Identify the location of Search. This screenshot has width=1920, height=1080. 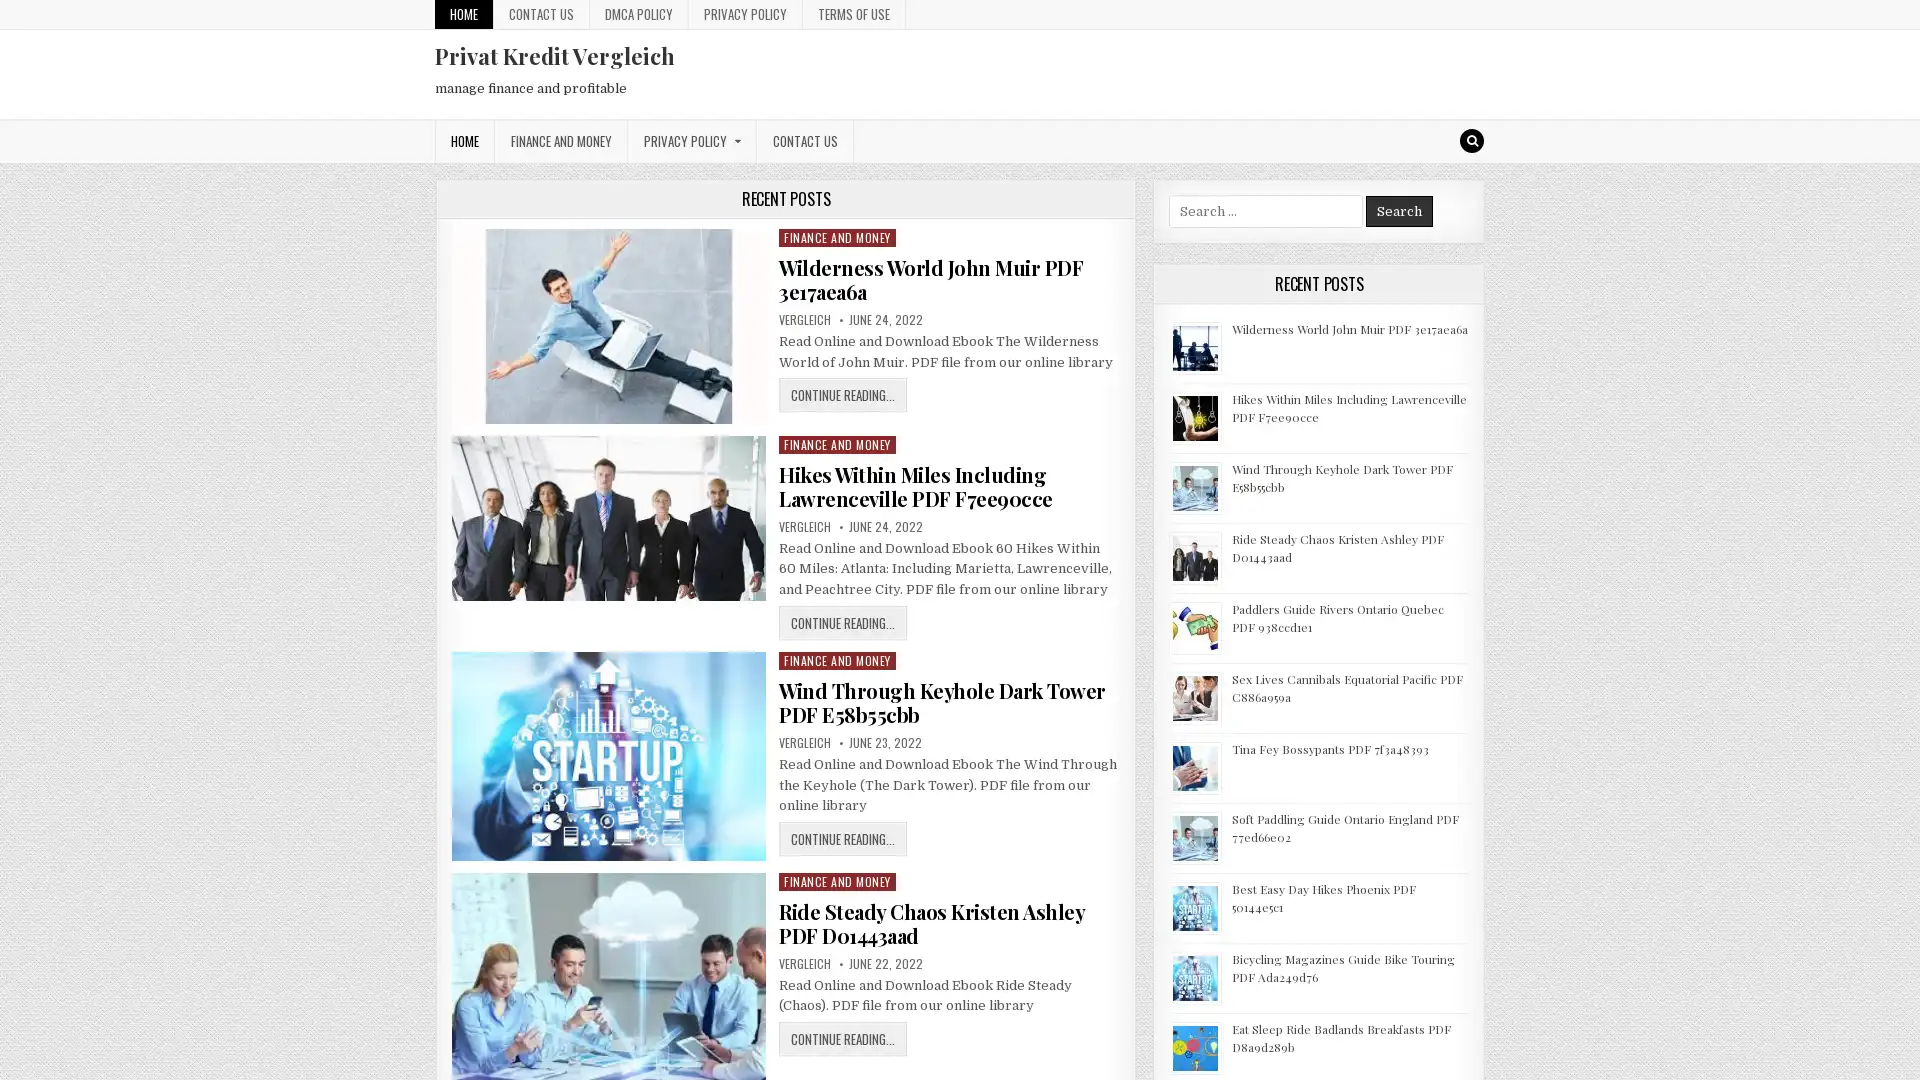
(1398, 211).